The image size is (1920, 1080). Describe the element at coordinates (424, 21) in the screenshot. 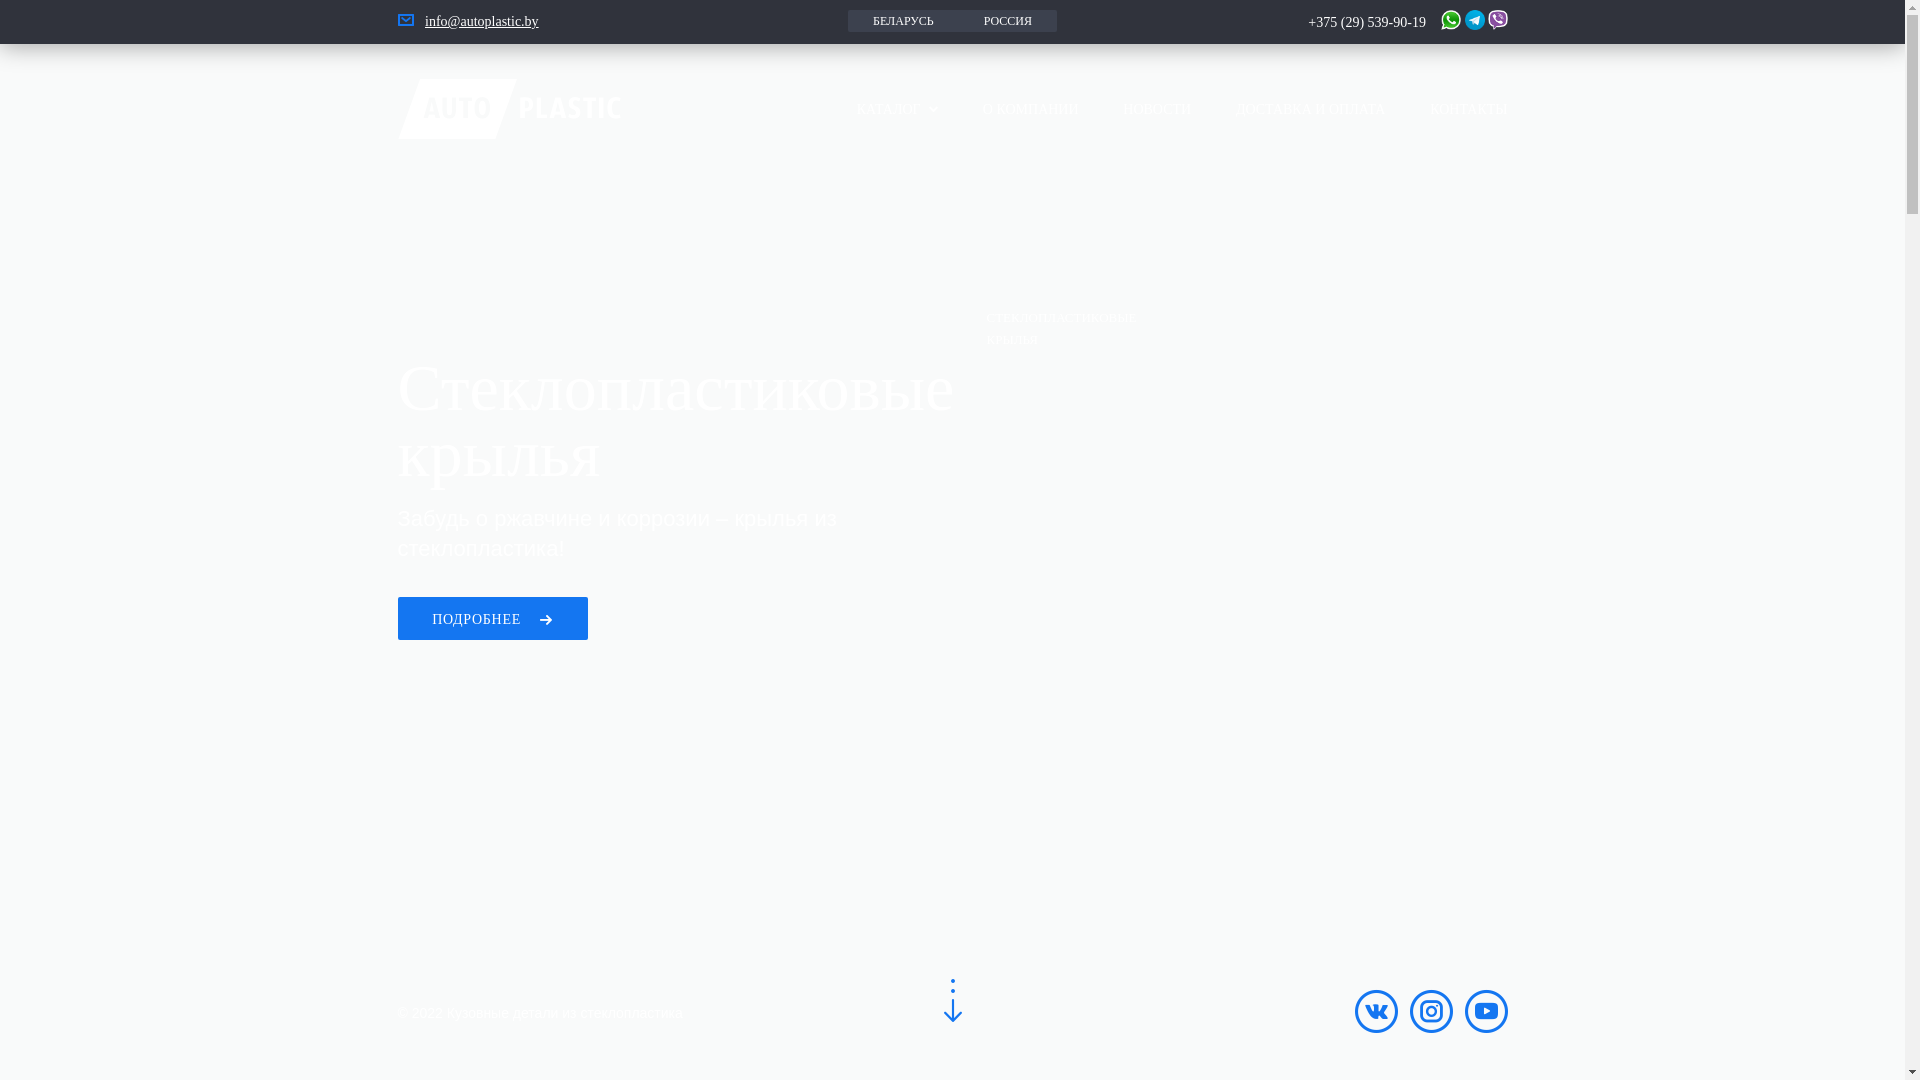

I see `'info@autoplastic.by'` at that location.